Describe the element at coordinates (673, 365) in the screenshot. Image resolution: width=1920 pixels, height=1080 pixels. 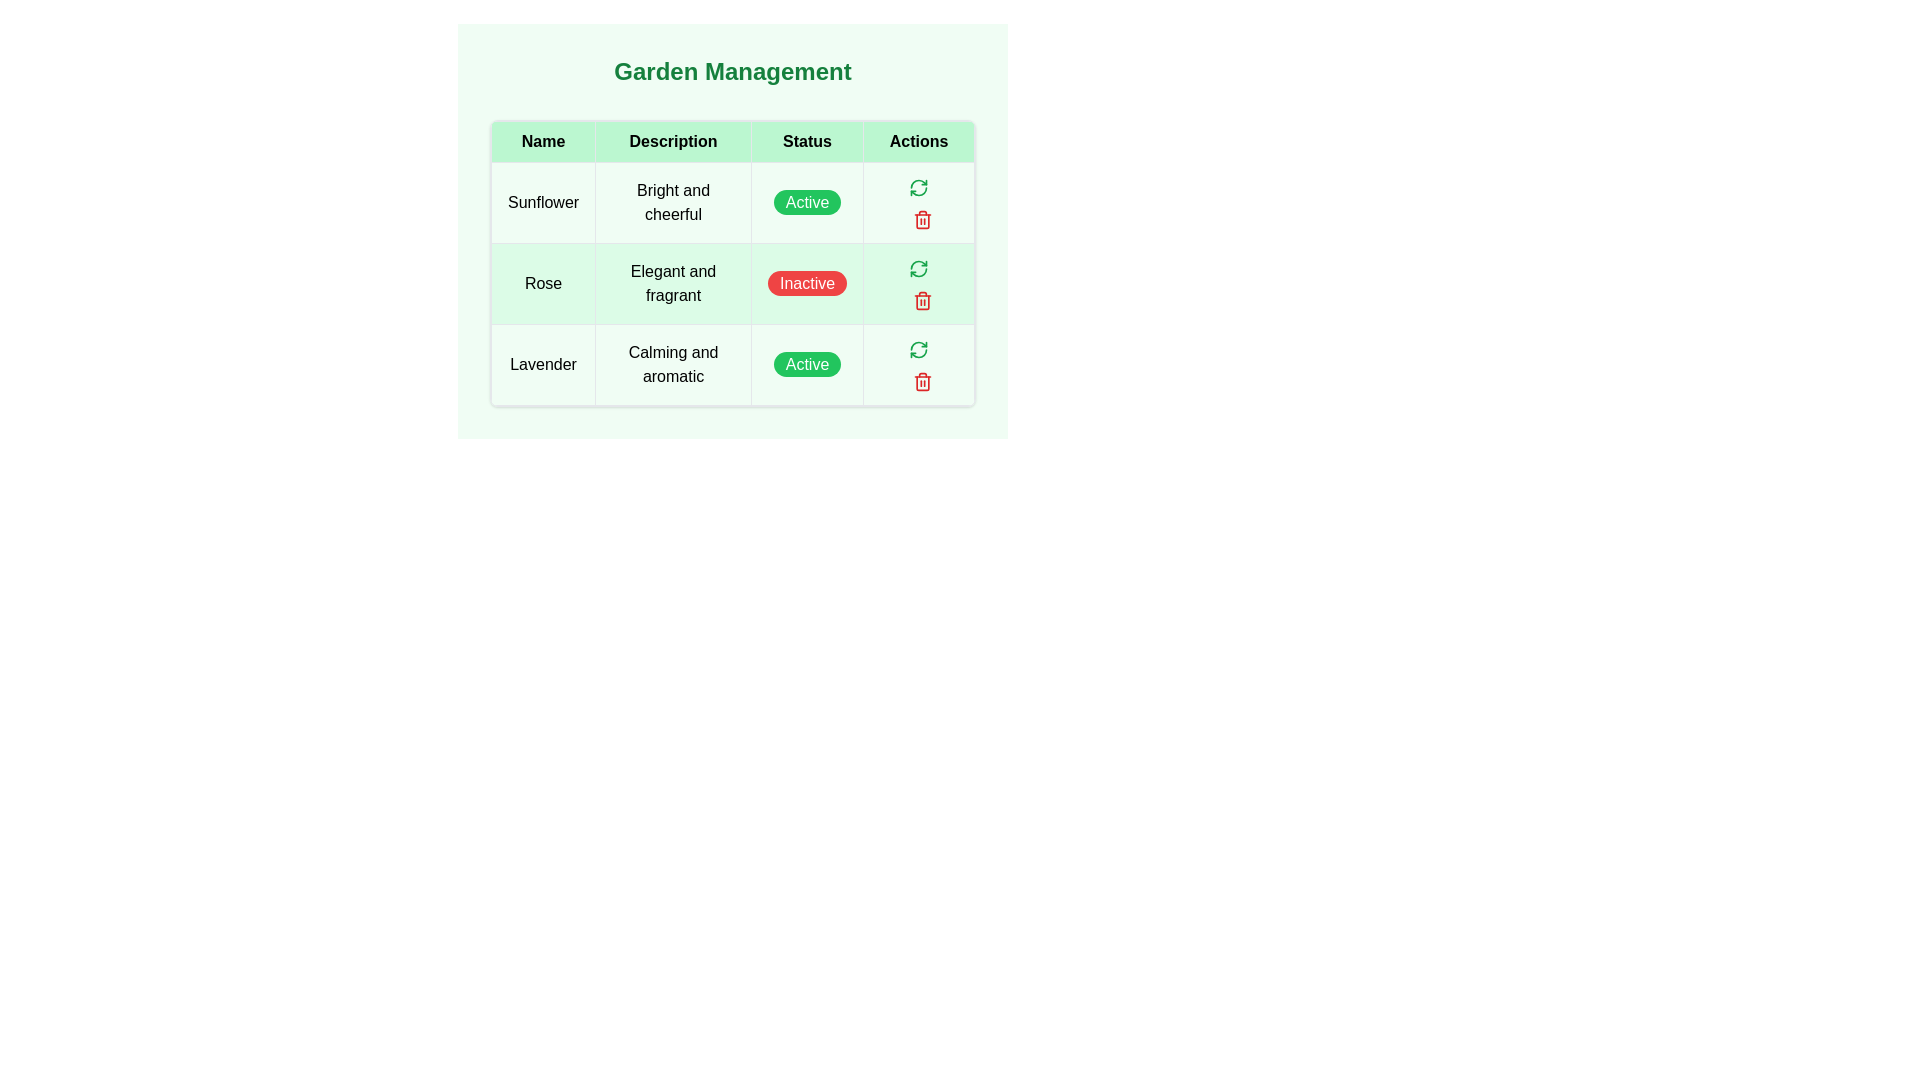
I see `text content of the table cell located in the third row of the 'Description' column, which summarizes the characteristics of 'Lavender'` at that location.